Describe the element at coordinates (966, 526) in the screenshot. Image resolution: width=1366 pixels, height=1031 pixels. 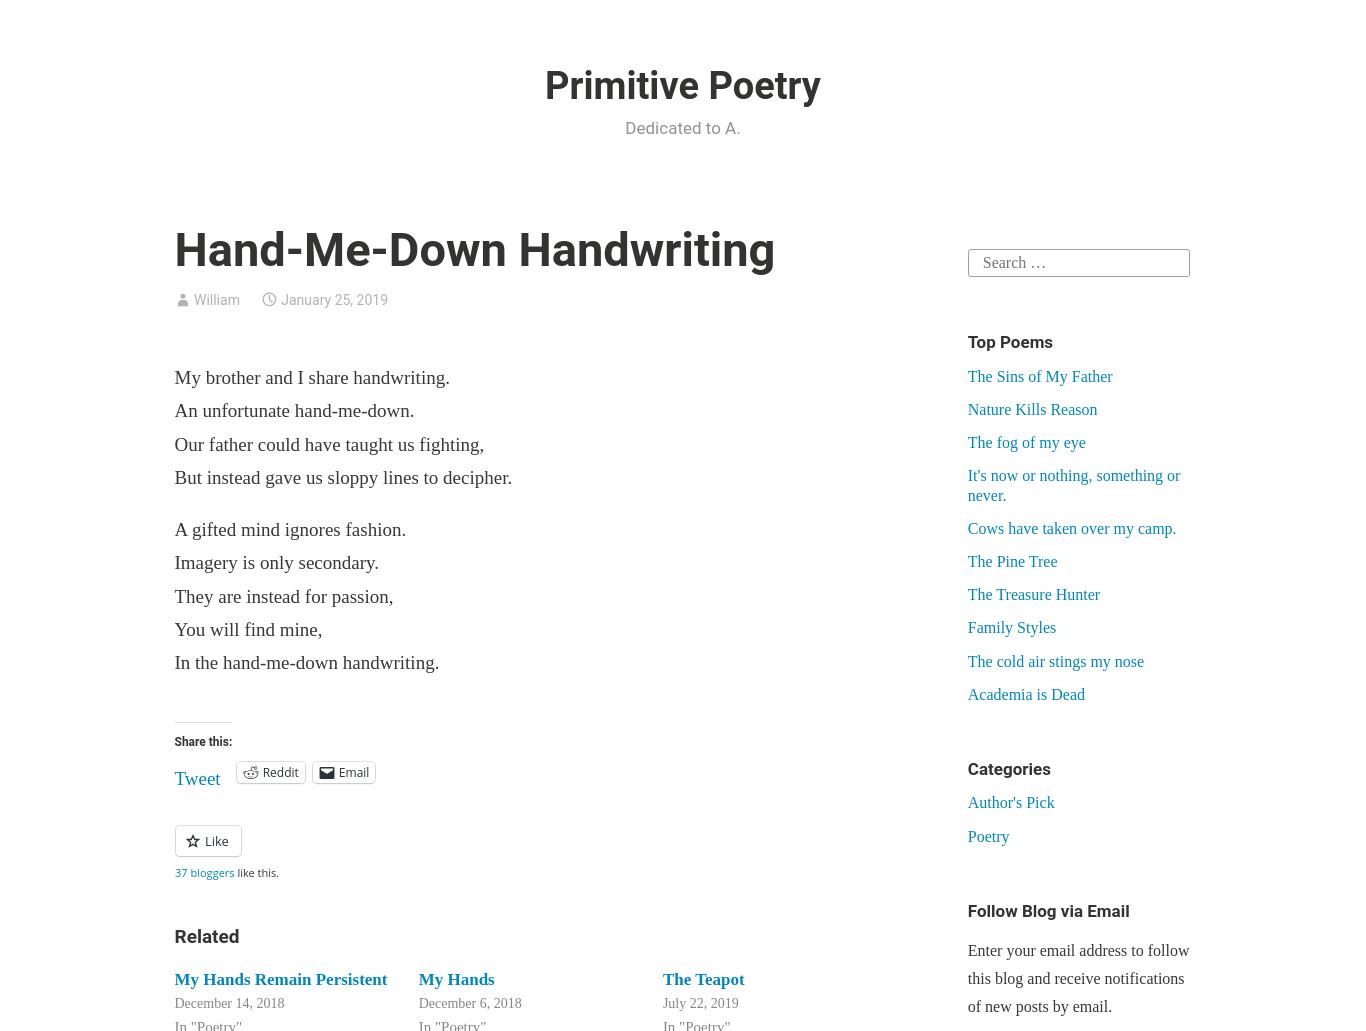
I see `'Cows have taken over my camp.'` at that location.